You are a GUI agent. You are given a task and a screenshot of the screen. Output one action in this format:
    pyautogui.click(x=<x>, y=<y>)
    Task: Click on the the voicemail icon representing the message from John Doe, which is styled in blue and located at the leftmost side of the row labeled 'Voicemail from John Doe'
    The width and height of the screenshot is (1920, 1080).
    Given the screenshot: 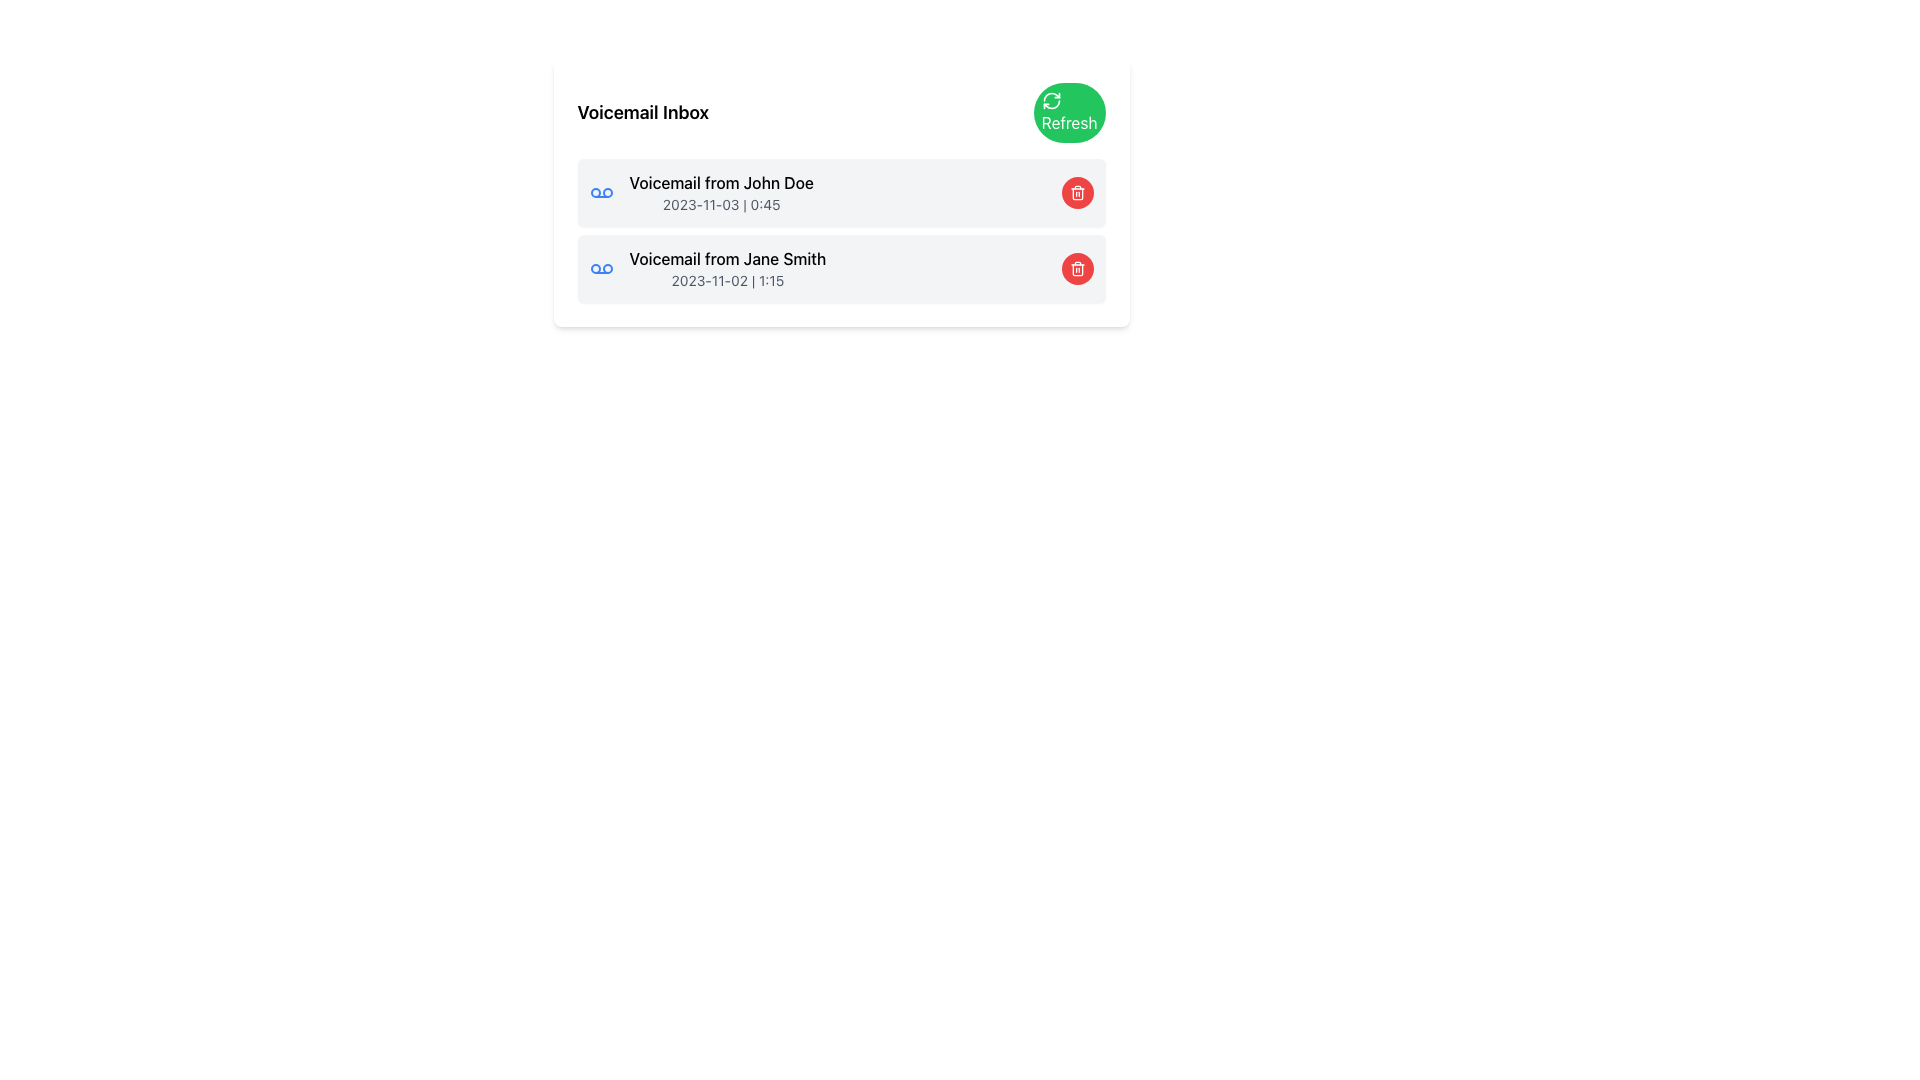 What is the action you would take?
    pyautogui.click(x=600, y=192)
    